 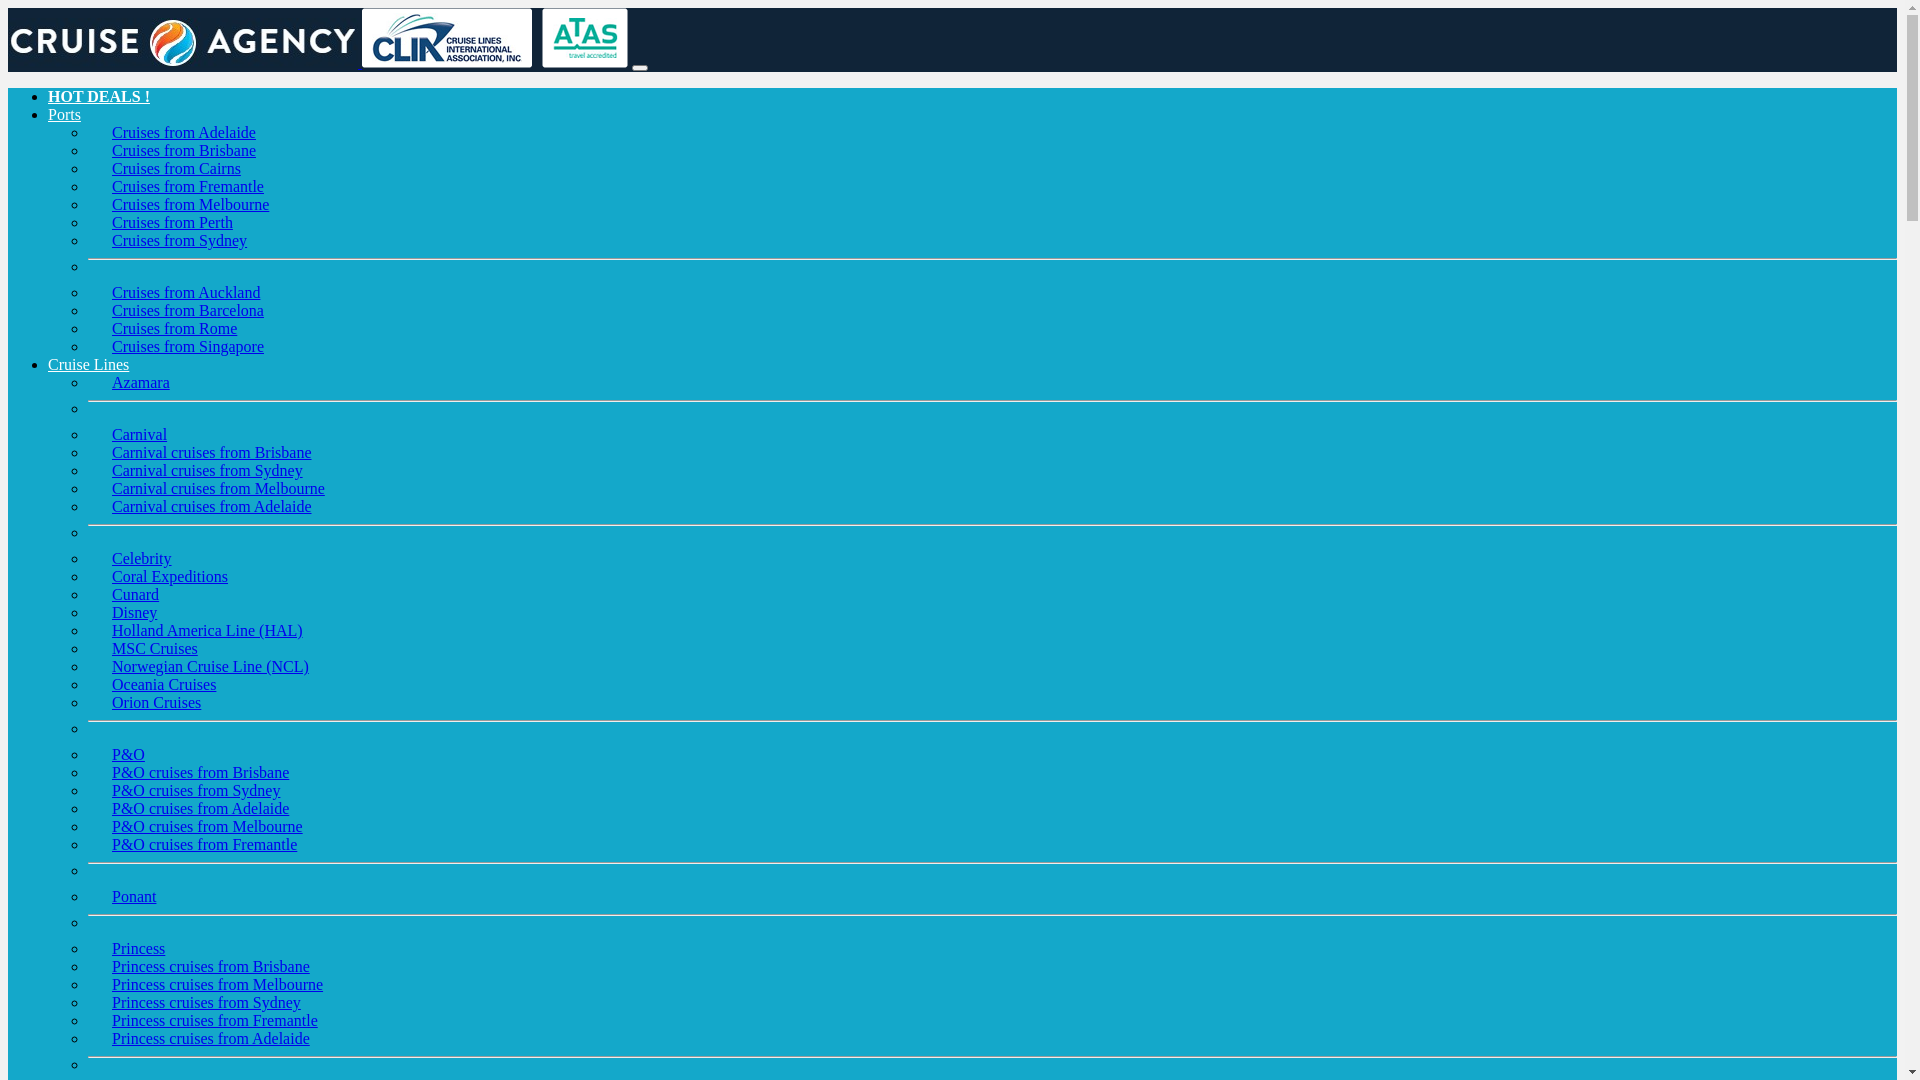 I want to click on 'Cruises from Singapore', so click(x=187, y=345).